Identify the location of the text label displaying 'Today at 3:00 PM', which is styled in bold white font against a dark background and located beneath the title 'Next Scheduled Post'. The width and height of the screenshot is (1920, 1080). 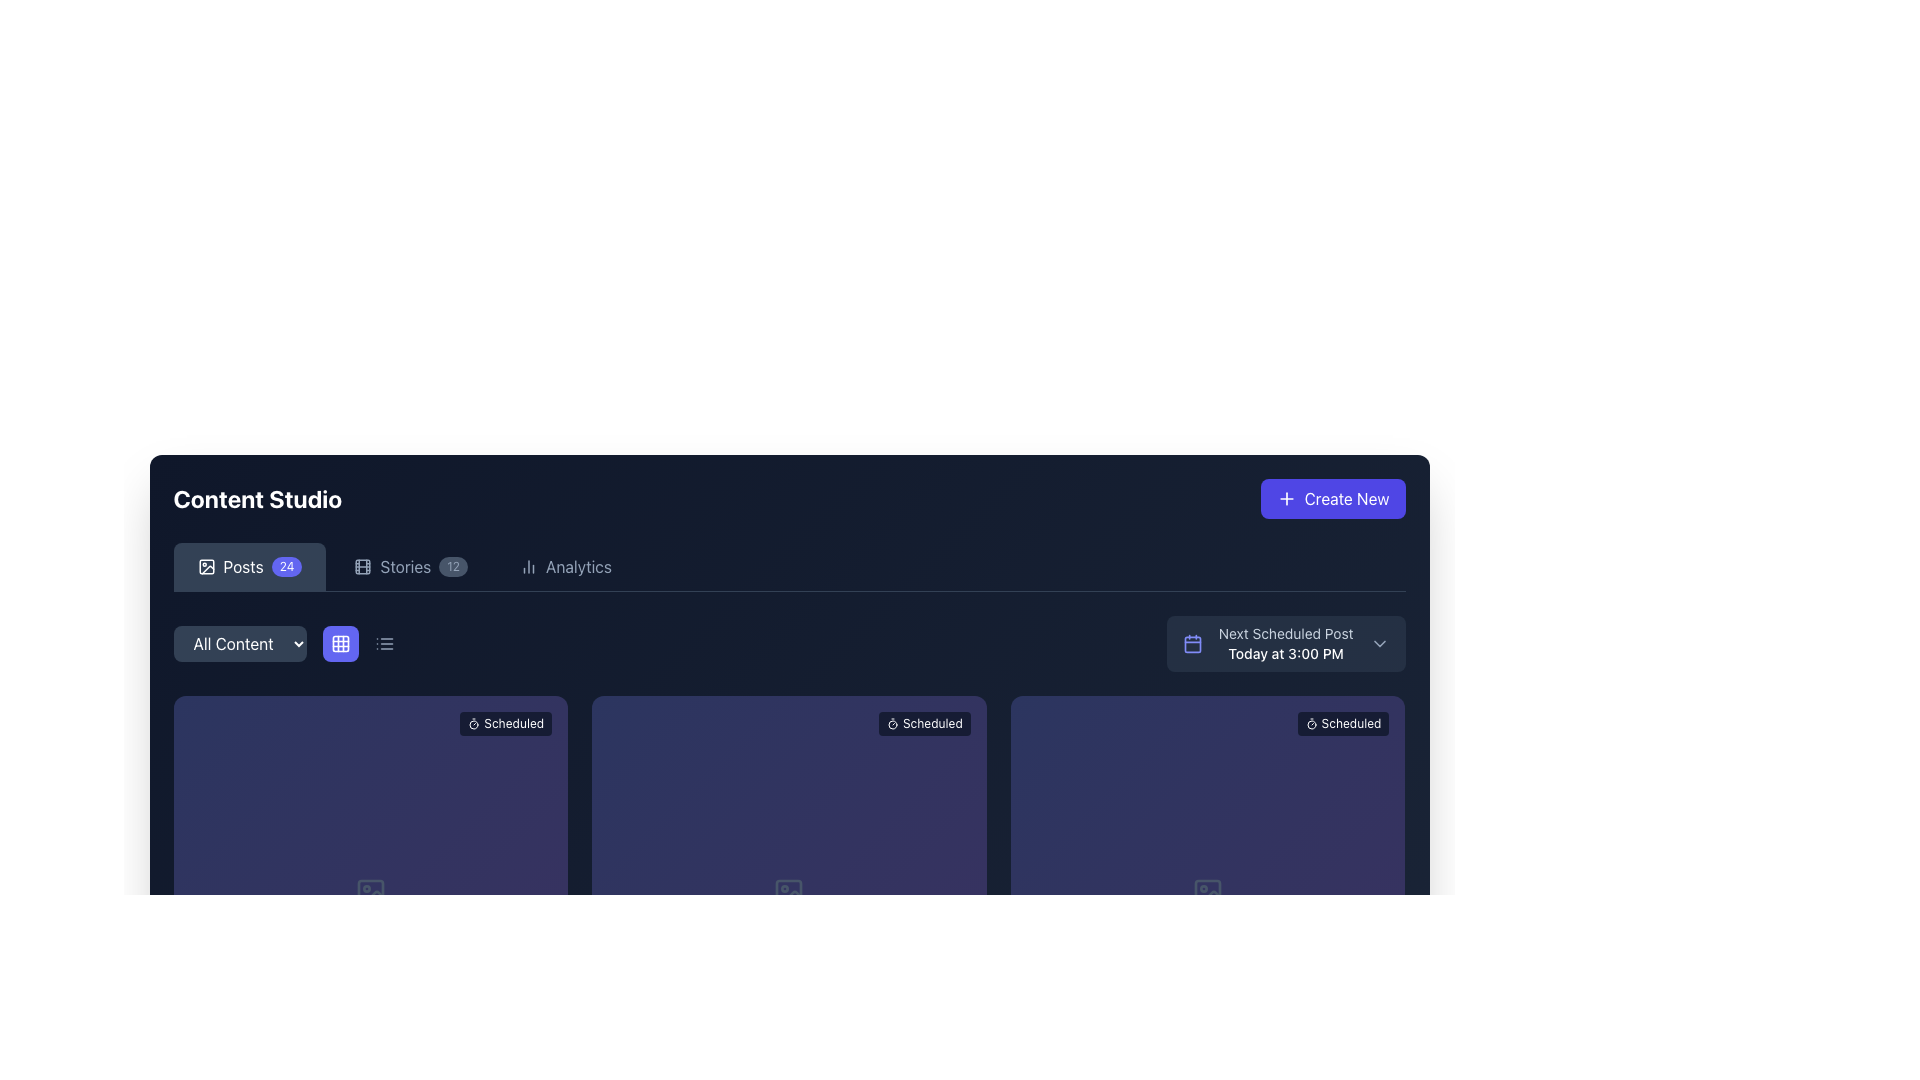
(1286, 654).